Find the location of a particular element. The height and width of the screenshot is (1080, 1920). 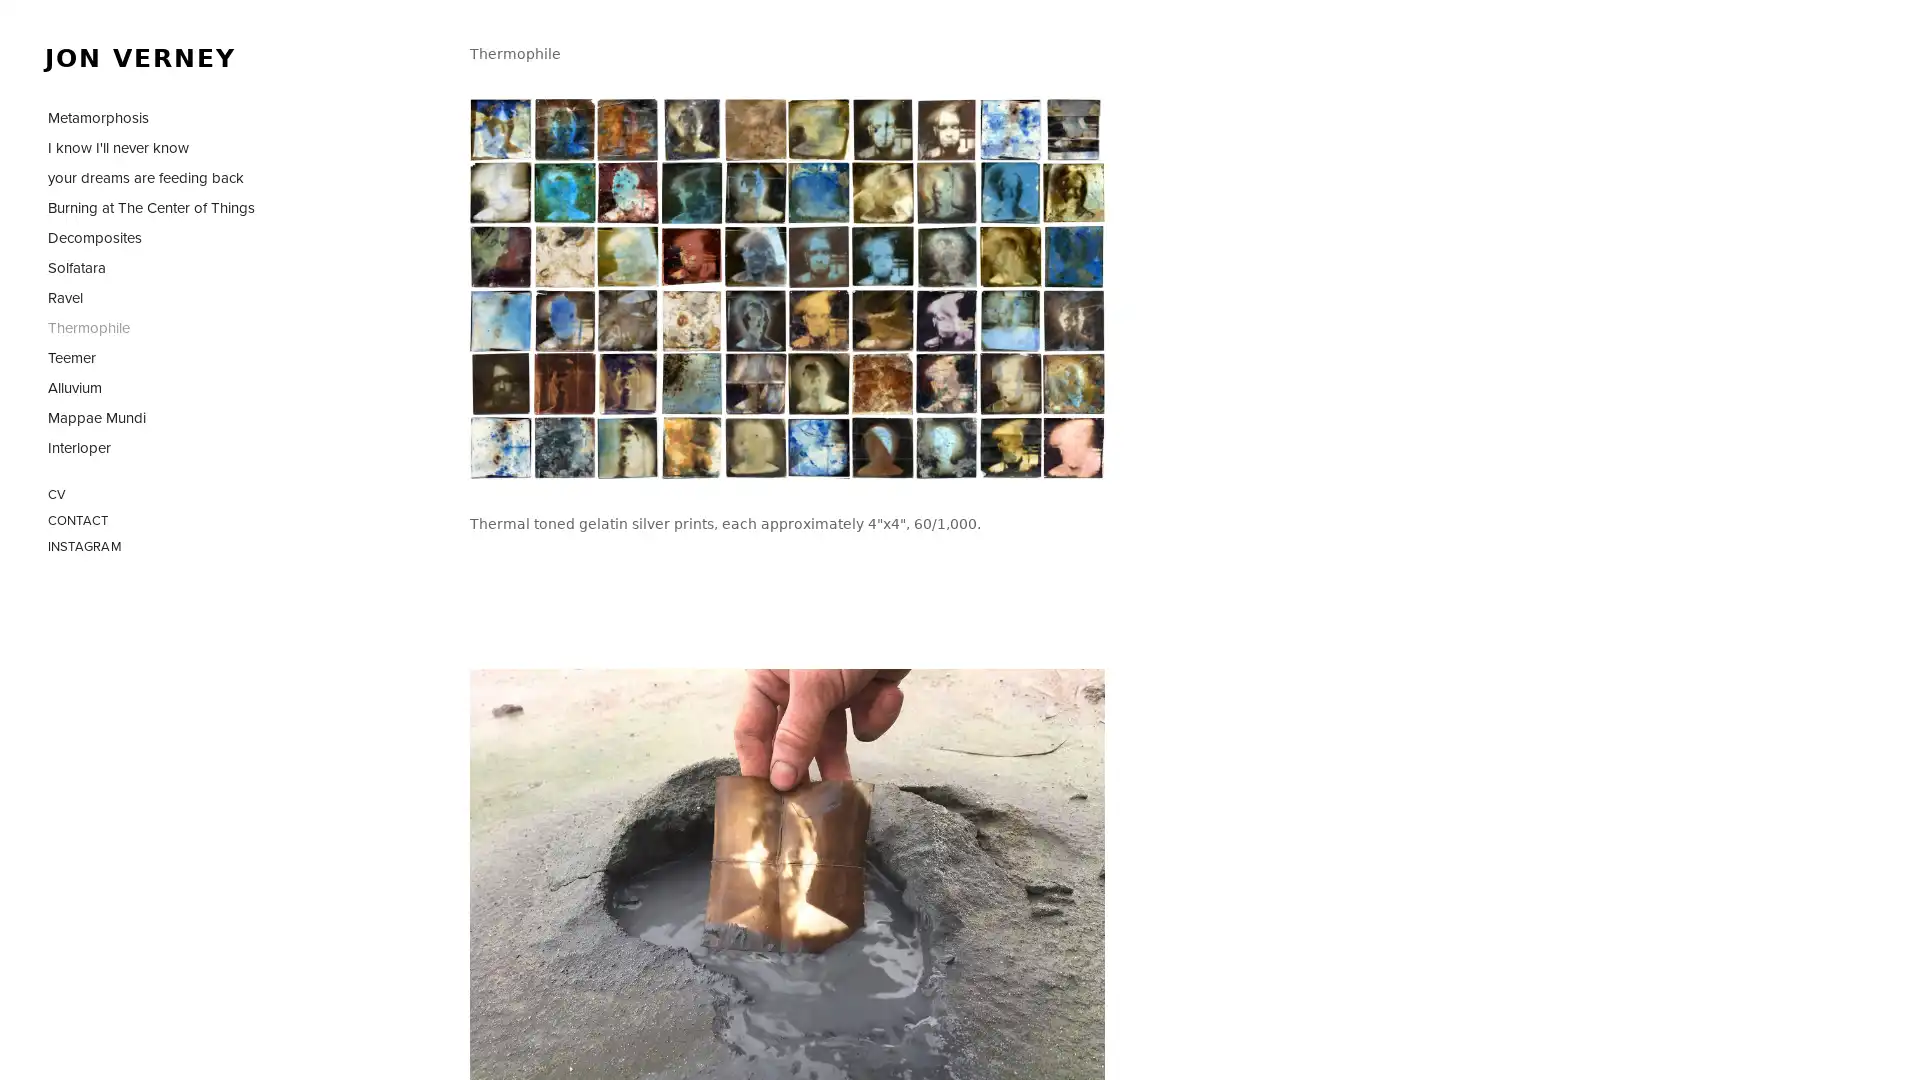

View fullsize jon_verney_thermophile_19.jpg is located at coordinates (819, 319).